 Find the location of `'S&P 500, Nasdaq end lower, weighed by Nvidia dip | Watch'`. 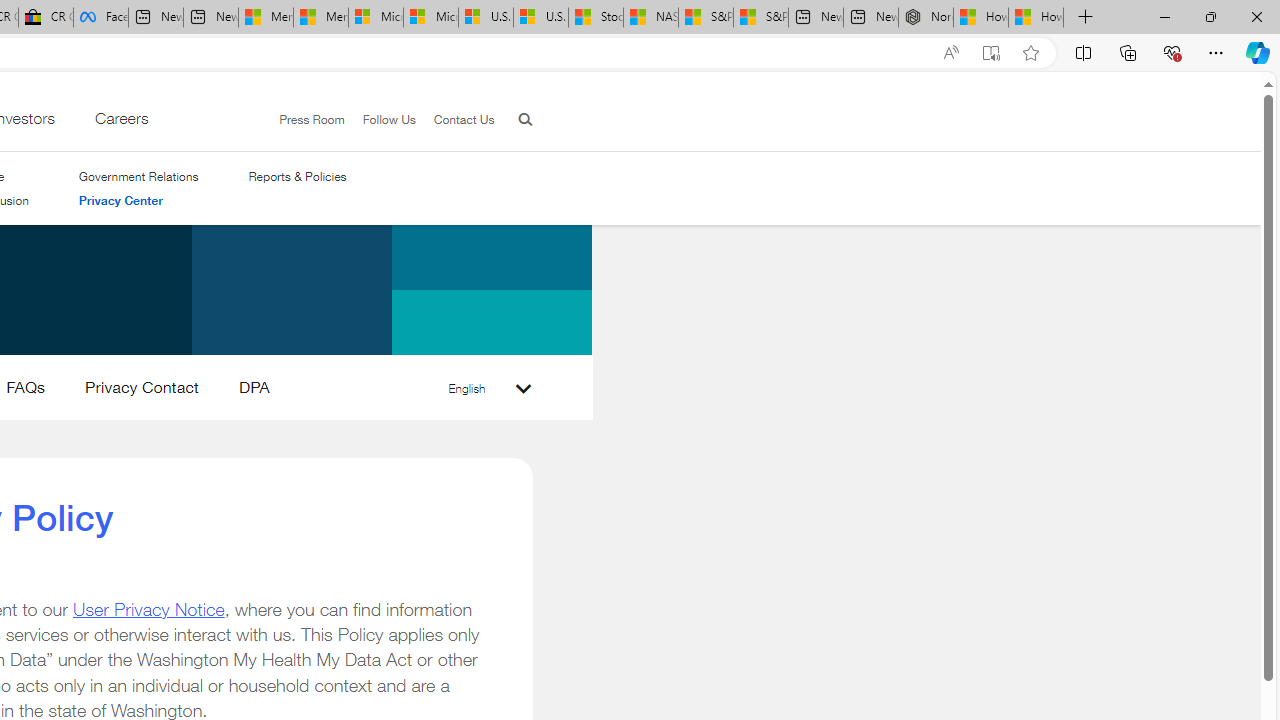

'S&P 500, Nasdaq end lower, weighed by Nvidia dip | Watch' is located at coordinates (759, 17).